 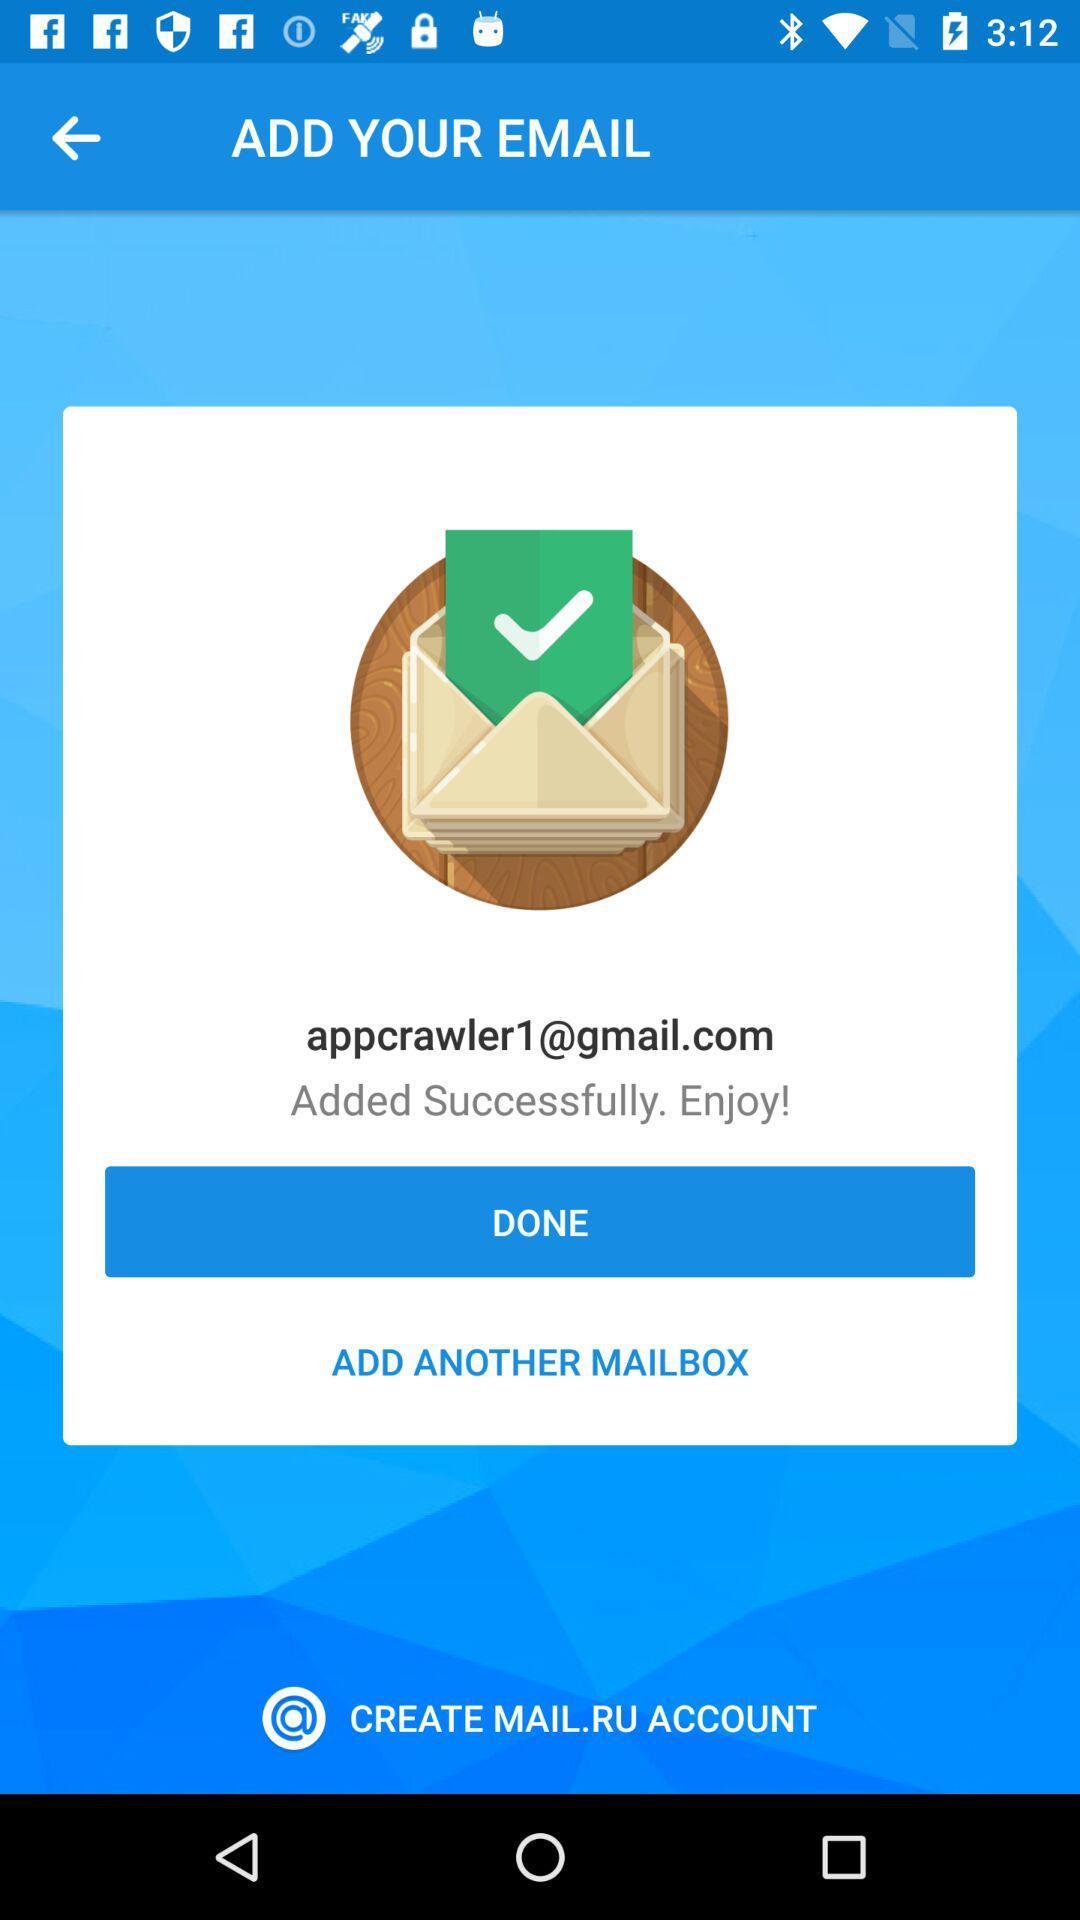 I want to click on the icon below the done, so click(x=540, y=1360).